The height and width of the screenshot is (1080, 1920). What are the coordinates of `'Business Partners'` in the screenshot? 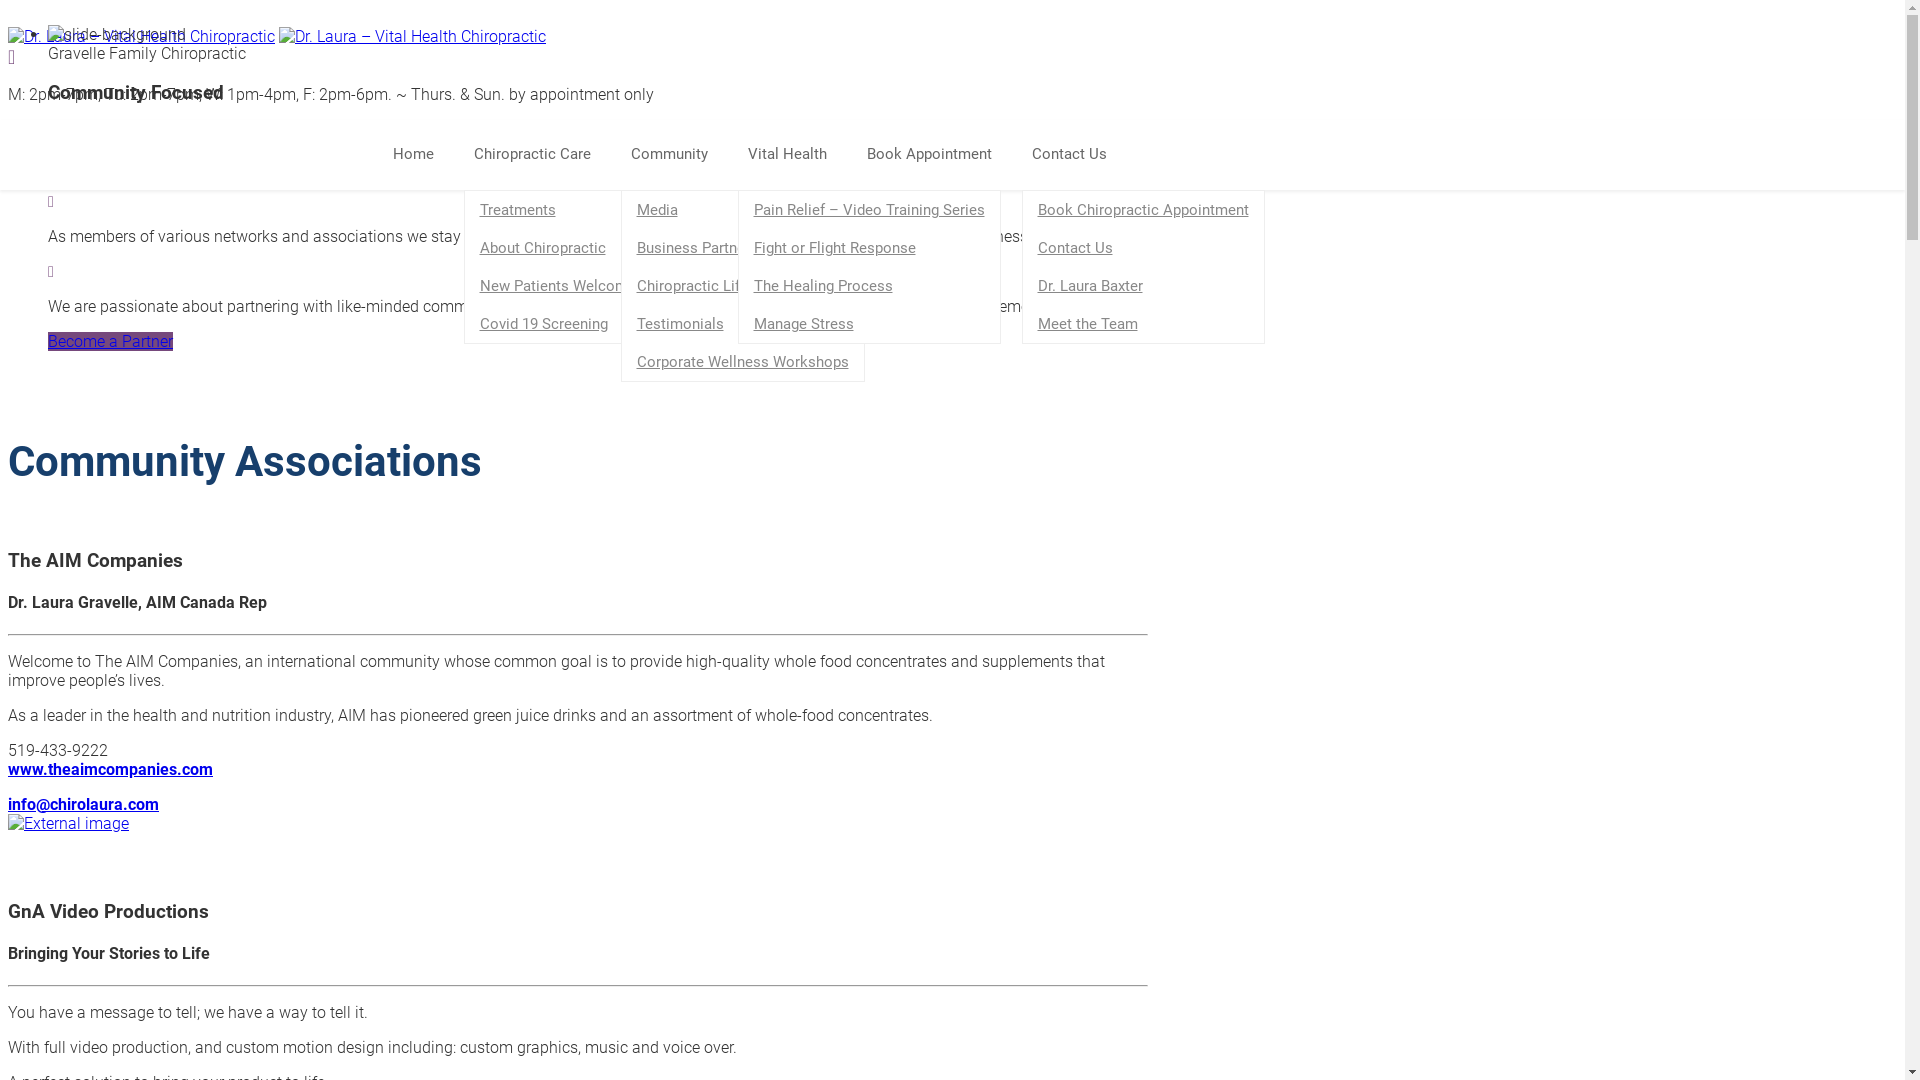 It's located at (742, 246).